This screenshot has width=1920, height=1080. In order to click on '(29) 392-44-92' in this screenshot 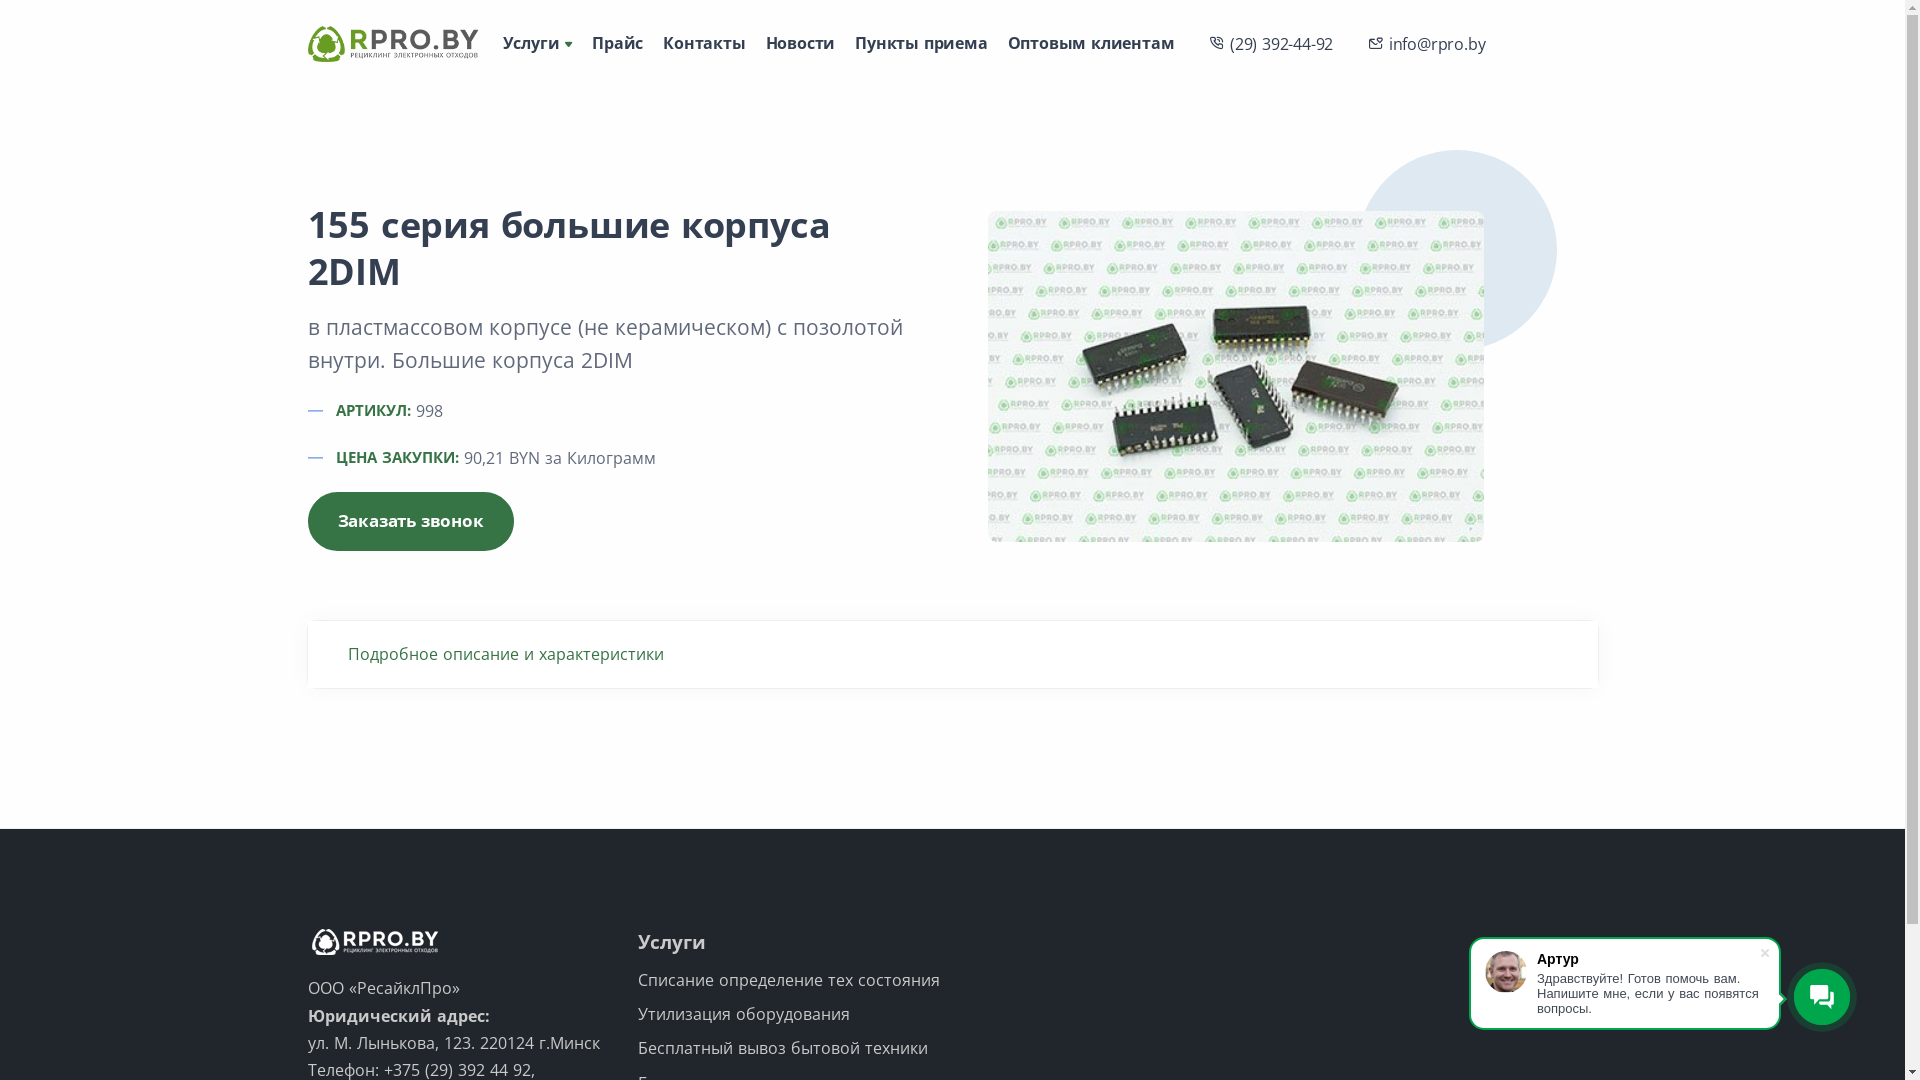, I will do `click(1199, 43)`.